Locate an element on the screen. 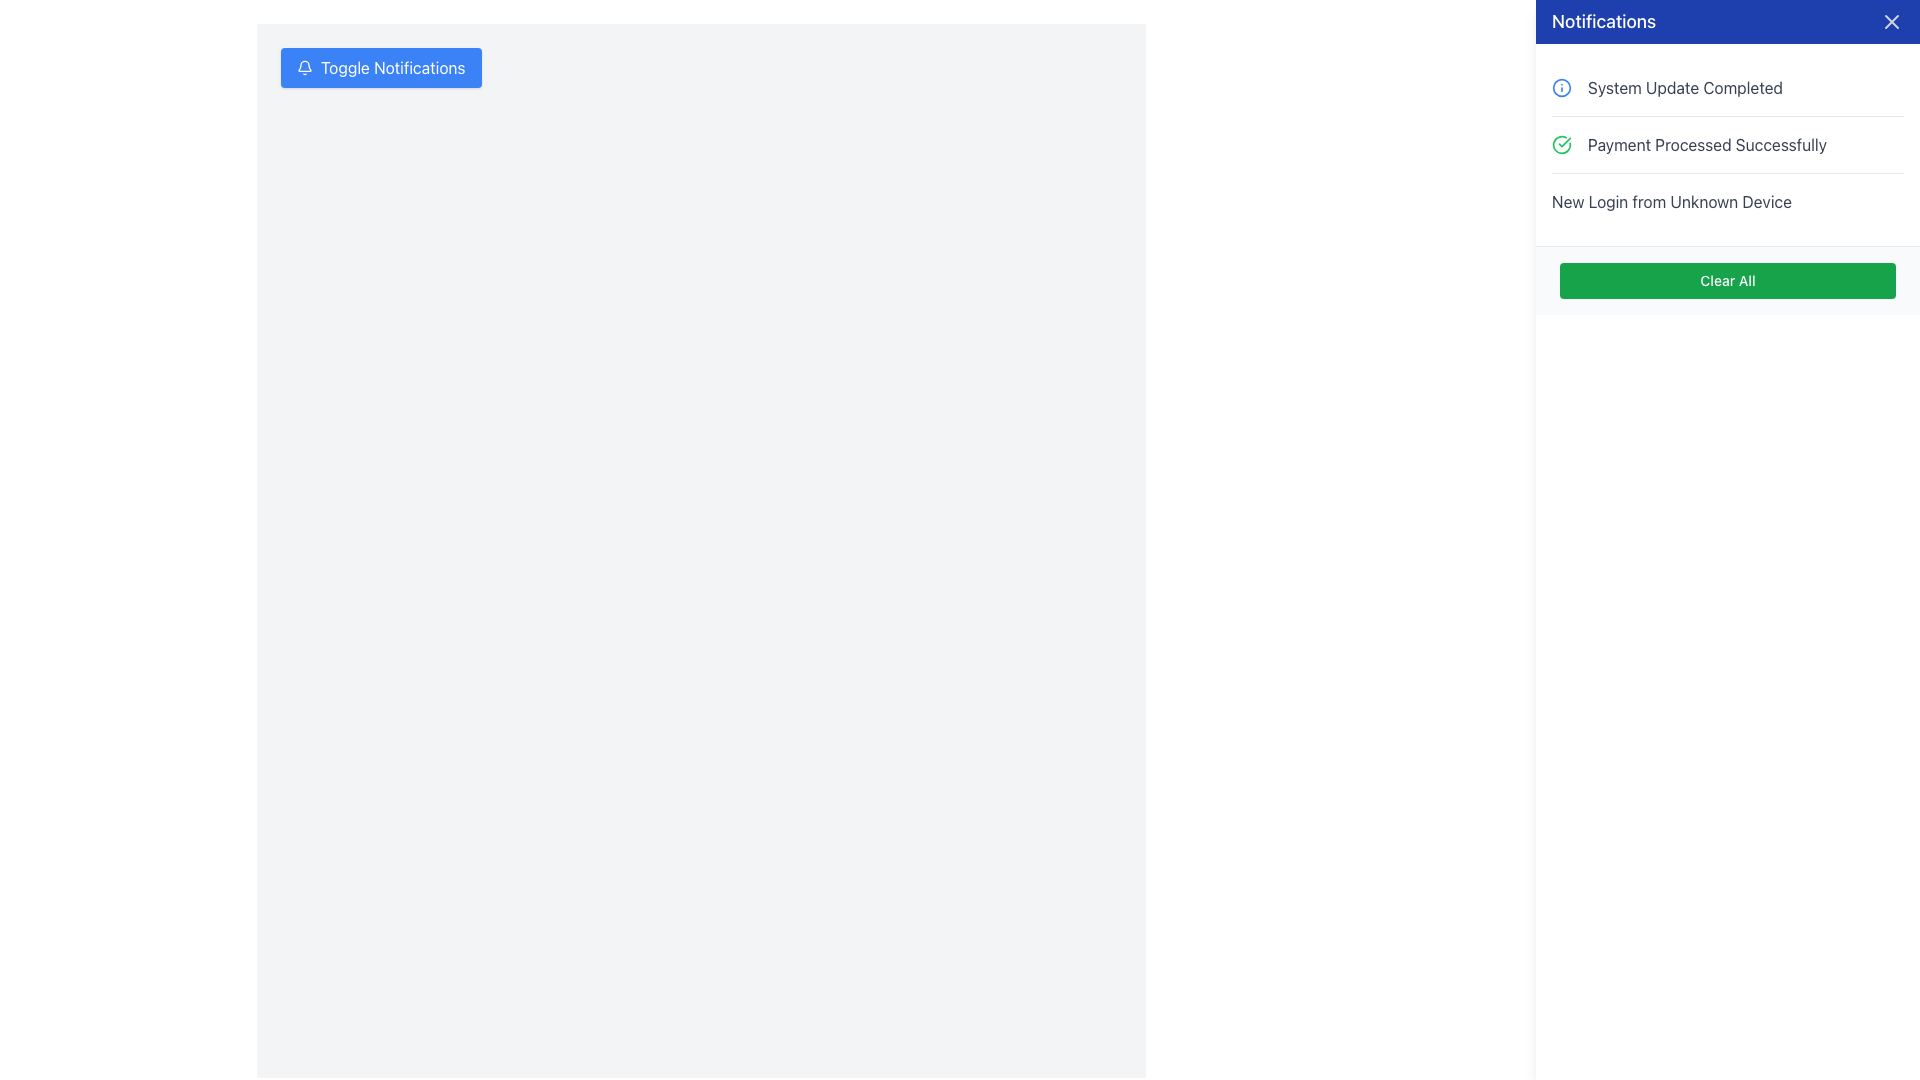 This screenshot has width=1920, height=1080. static text element displaying the message 'New Login from Unknown Device', which is the third entry in the notification list under the 'Notifications' header is located at coordinates (1727, 201).